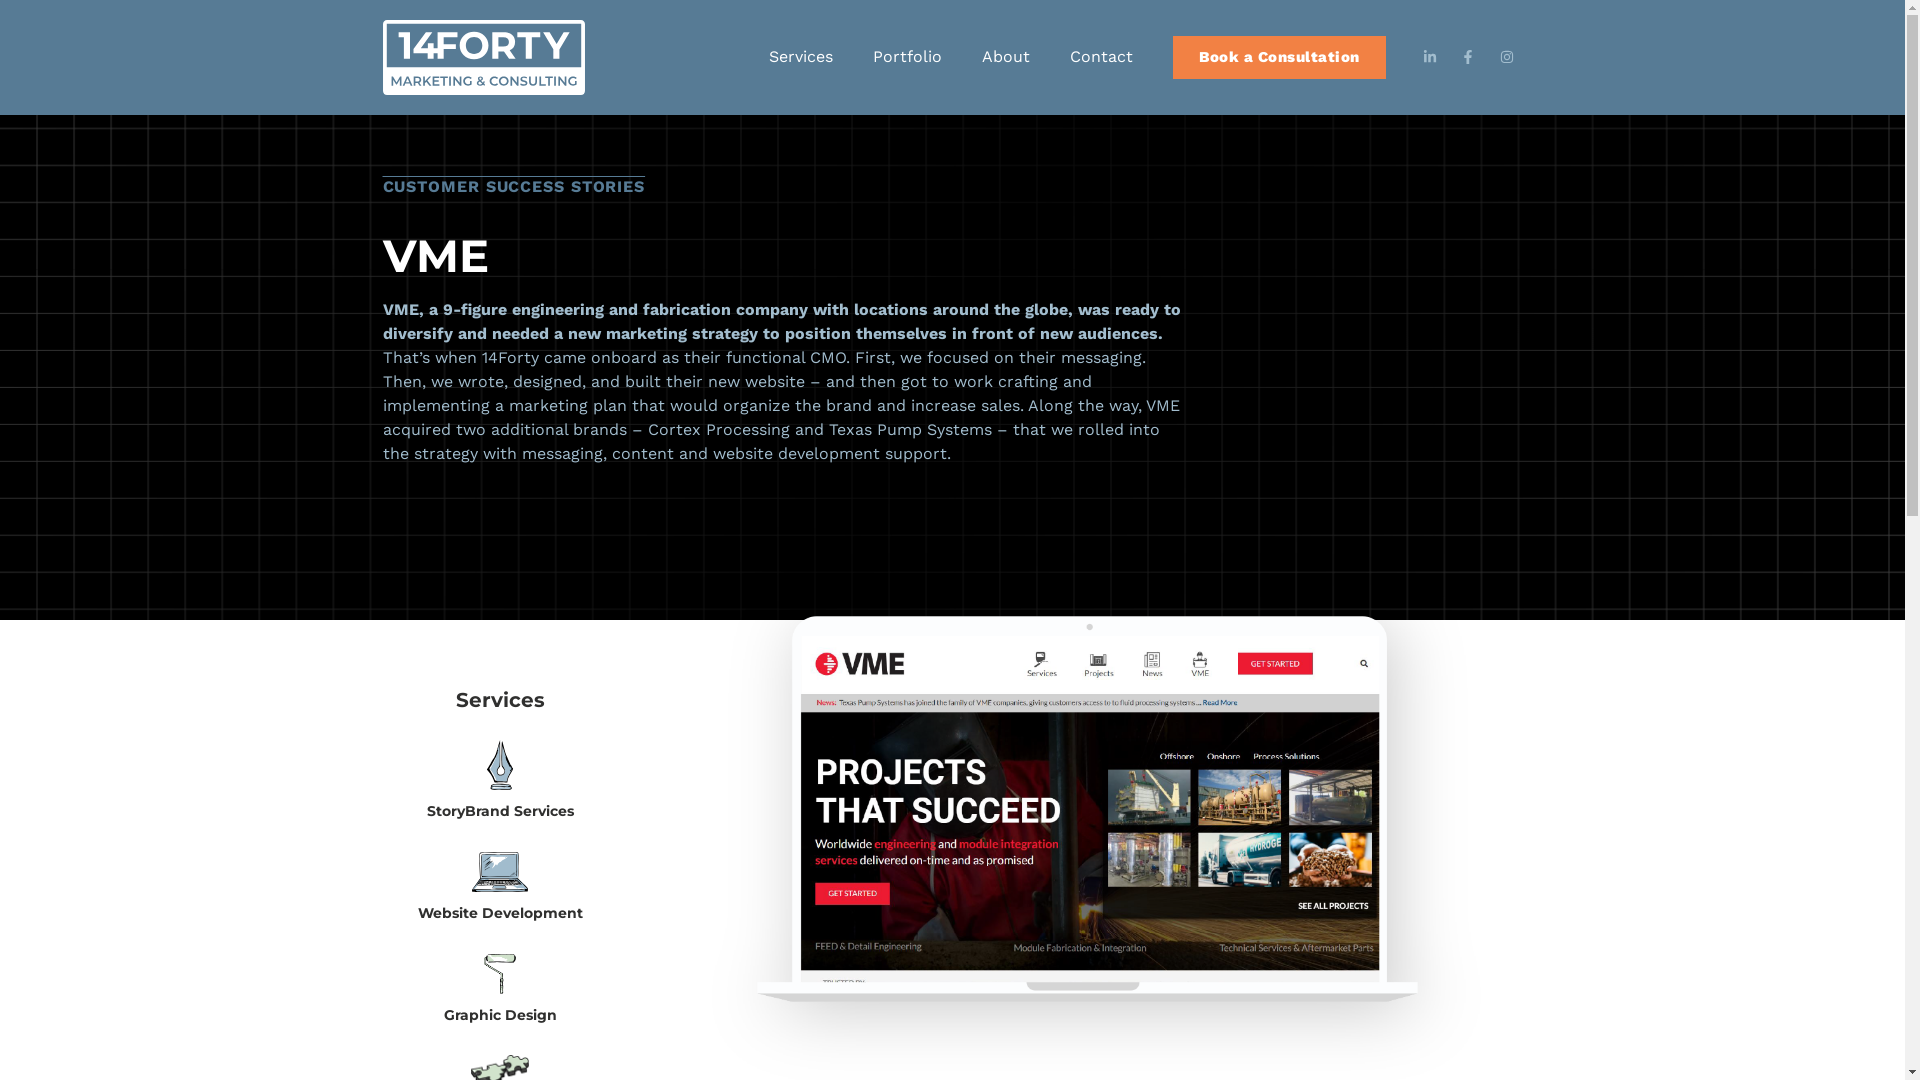 The width and height of the screenshot is (1920, 1080). Describe the element at coordinates (1100, 56) in the screenshot. I see `'Contact'` at that location.